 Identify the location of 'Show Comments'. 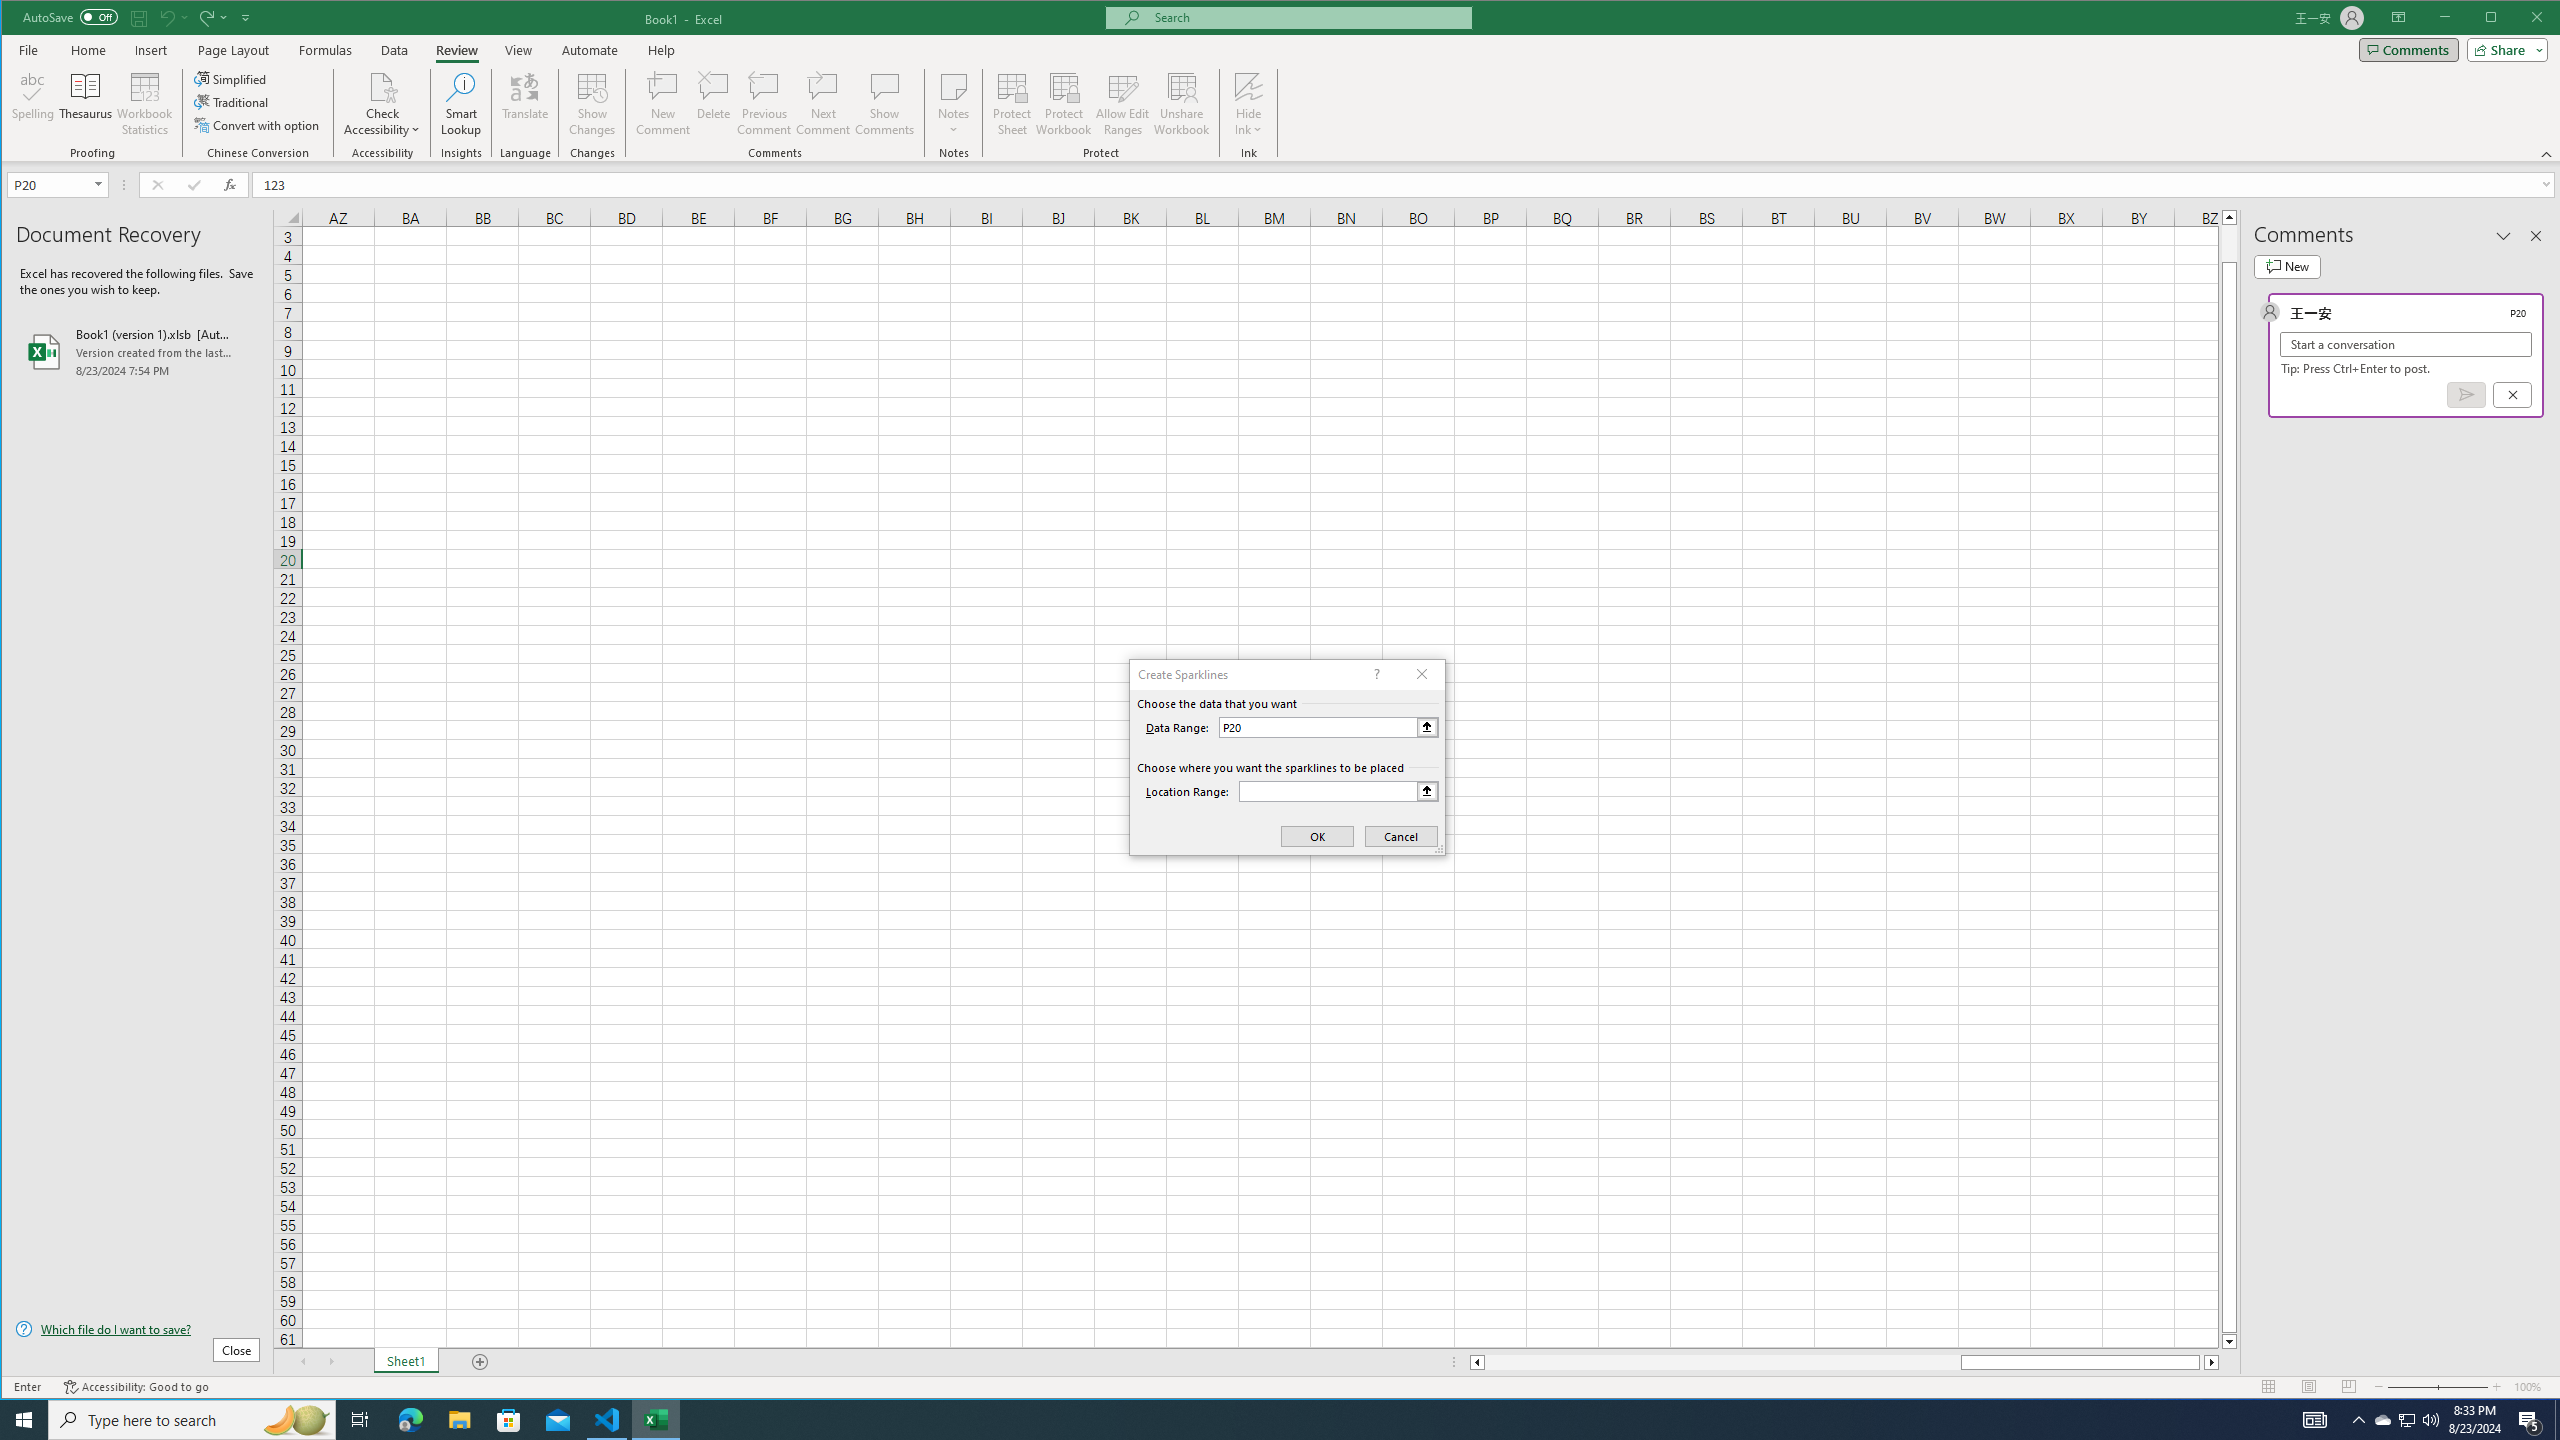
(884, 103).